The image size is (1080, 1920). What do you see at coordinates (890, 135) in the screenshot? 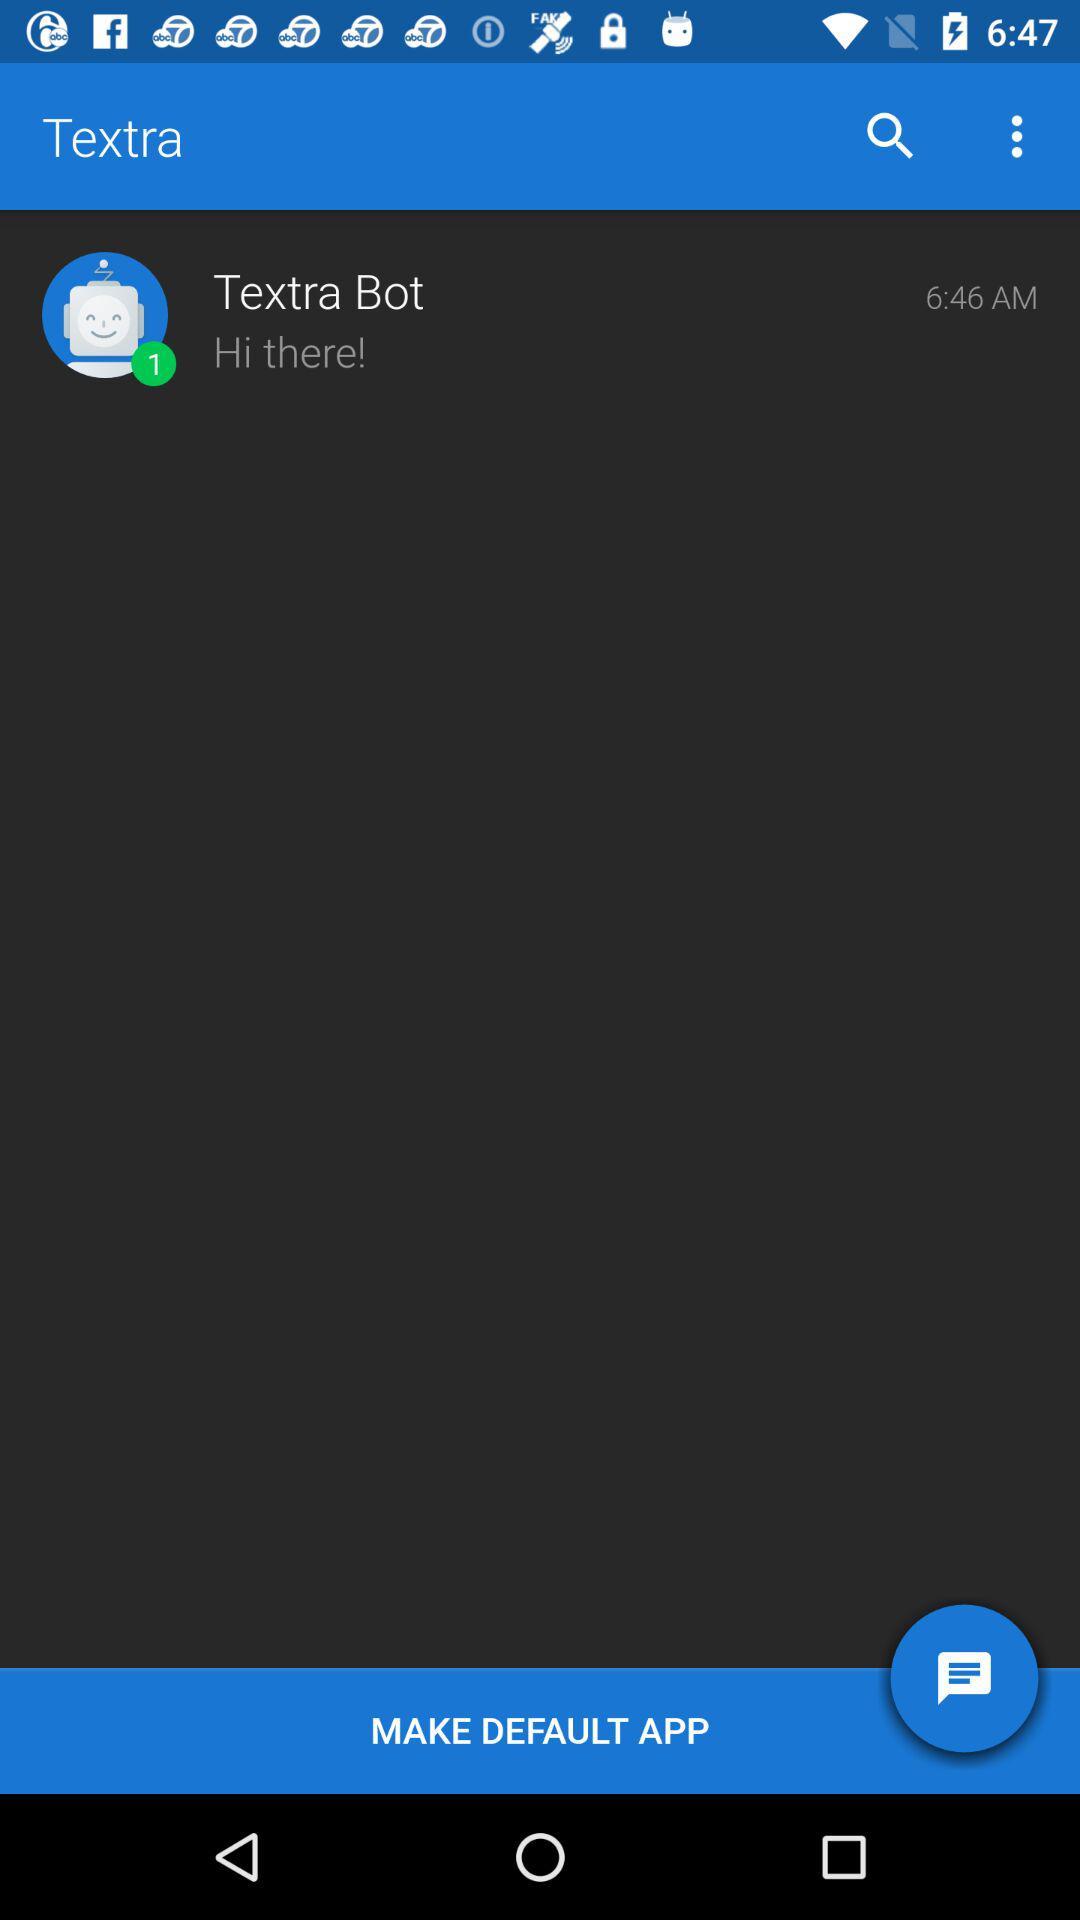
I see `the item next to textra item` at bounding box center [890, 135].